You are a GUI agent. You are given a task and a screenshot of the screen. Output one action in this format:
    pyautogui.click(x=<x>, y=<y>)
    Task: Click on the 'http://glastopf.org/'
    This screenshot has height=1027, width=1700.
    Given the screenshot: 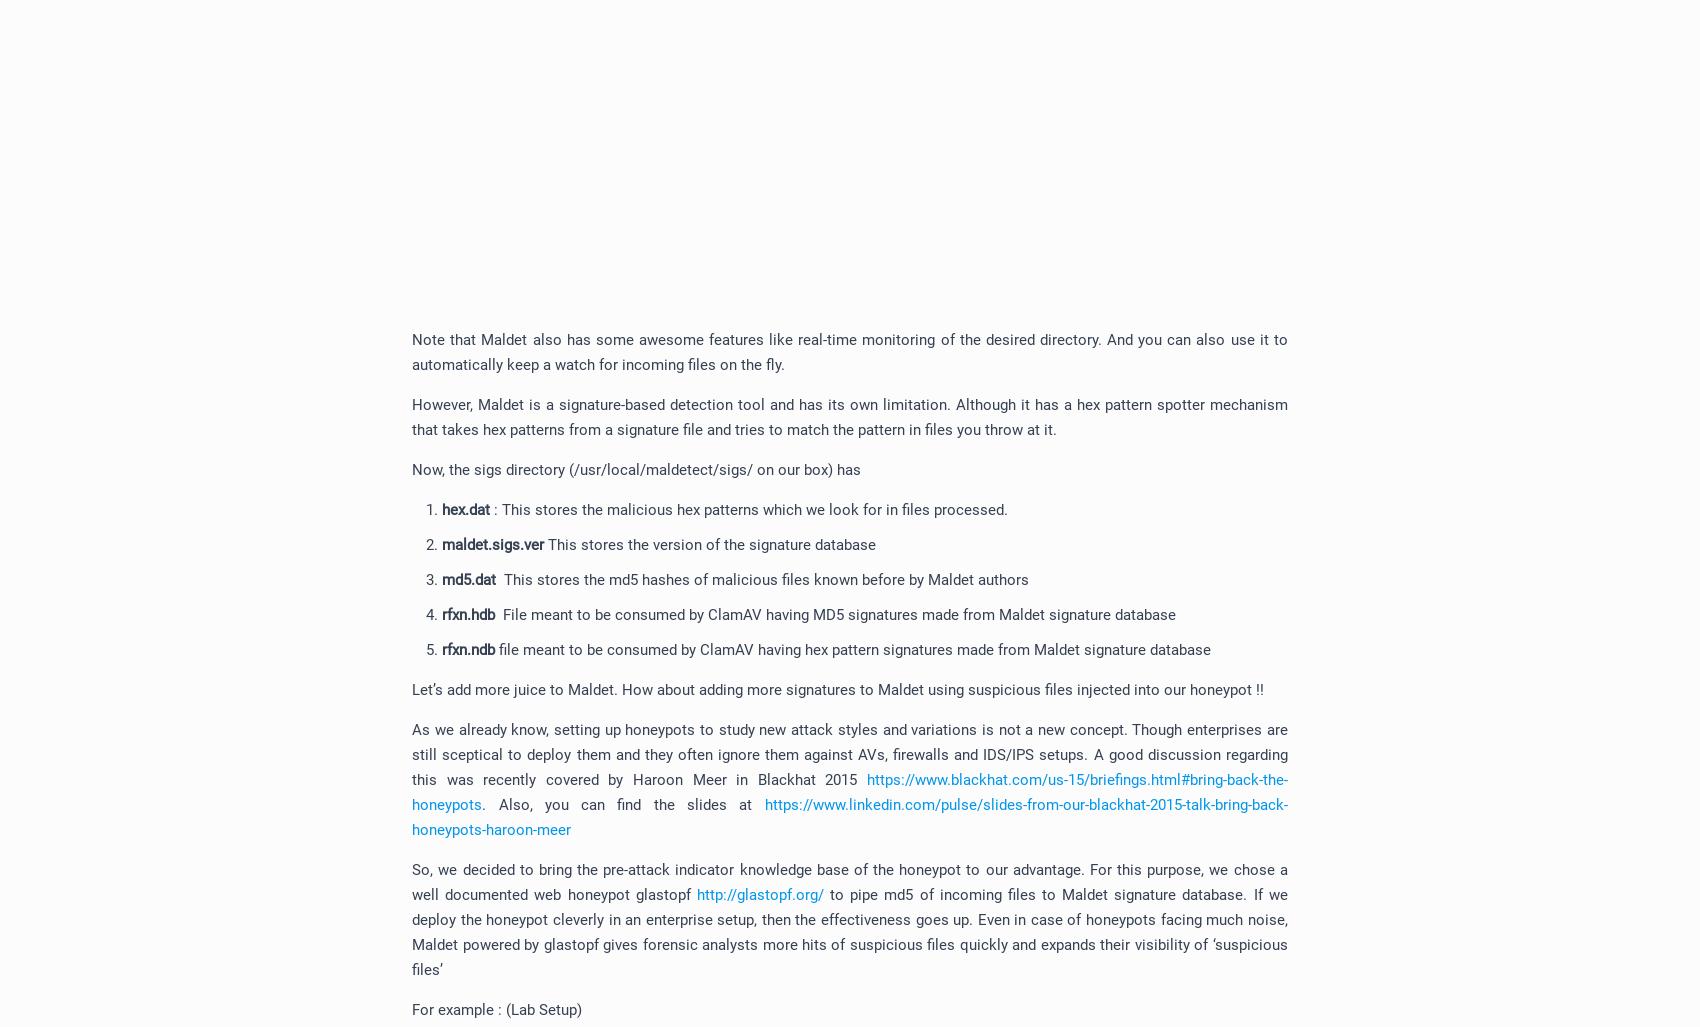 What is the action you would take?
    pyautogui.click(x=758, y=894)
    